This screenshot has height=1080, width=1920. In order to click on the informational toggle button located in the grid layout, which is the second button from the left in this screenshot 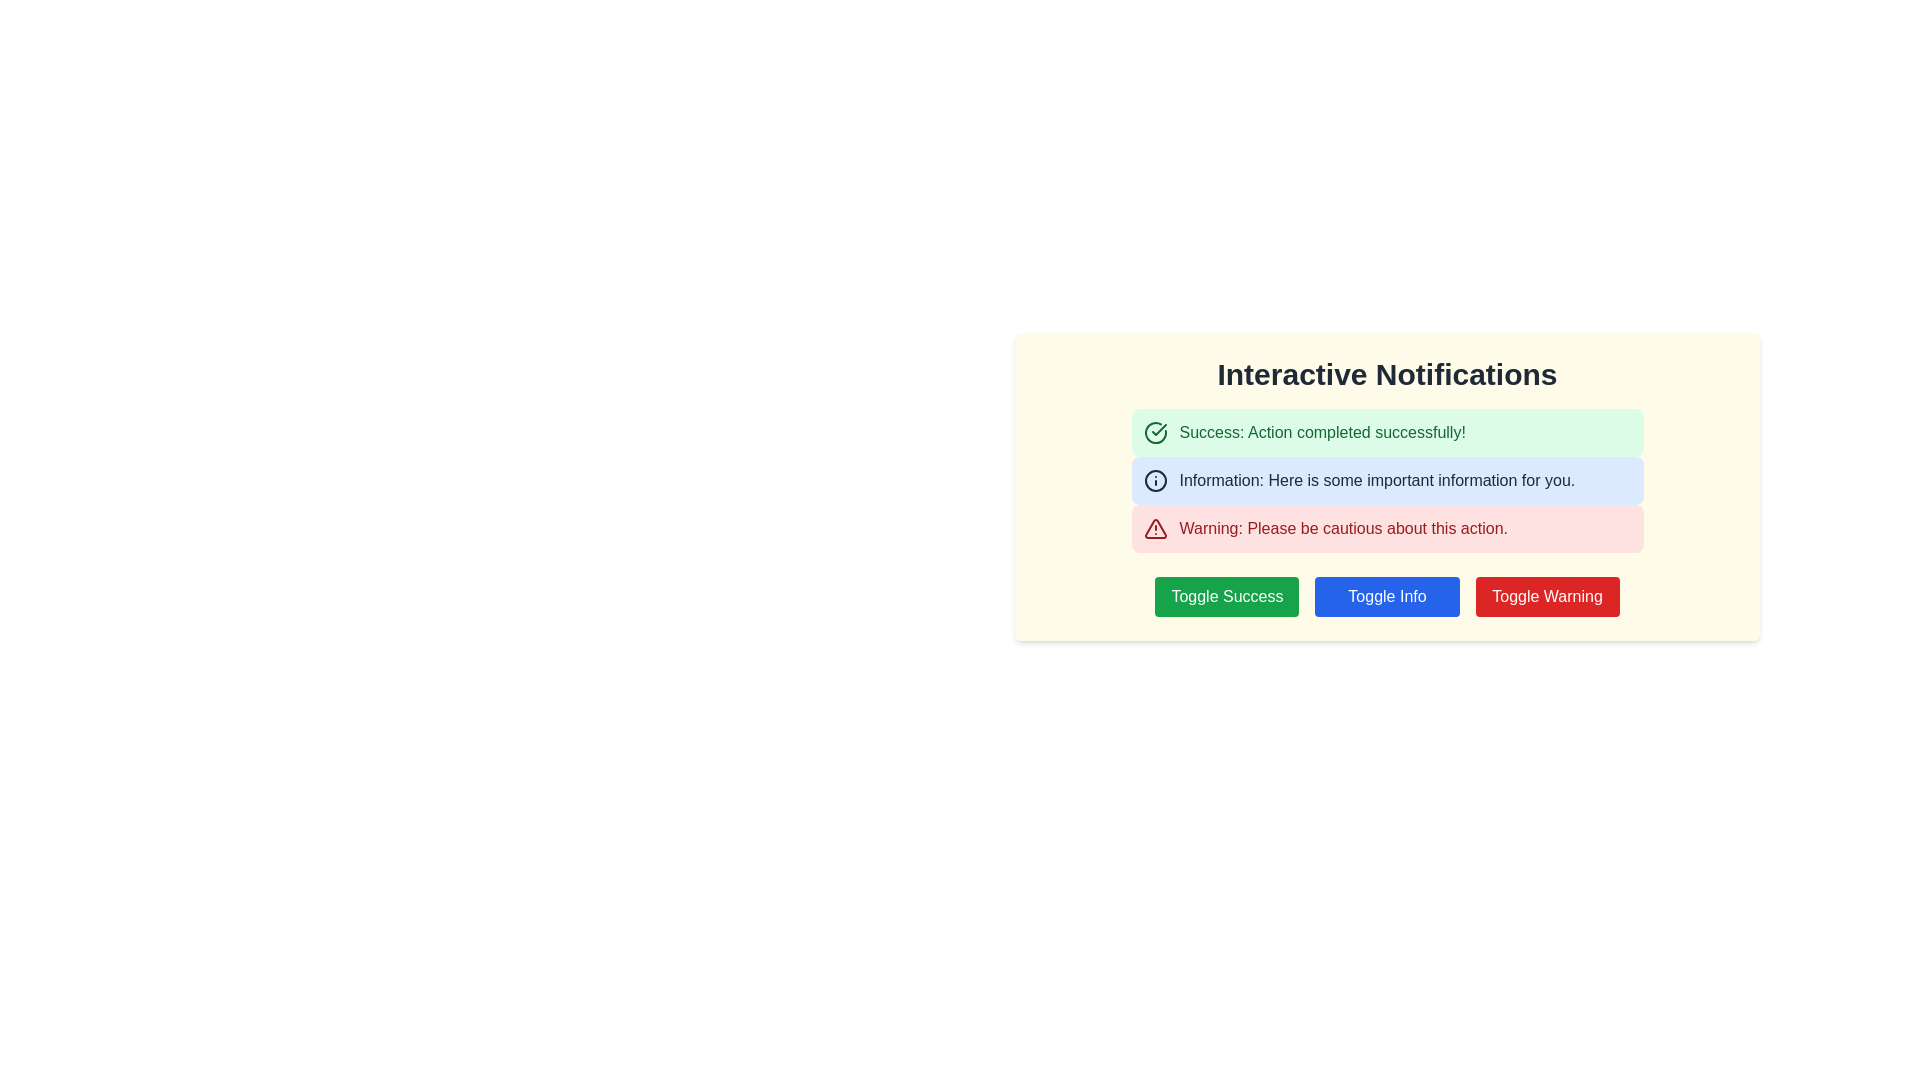, I will do `click(1386, 596)`.